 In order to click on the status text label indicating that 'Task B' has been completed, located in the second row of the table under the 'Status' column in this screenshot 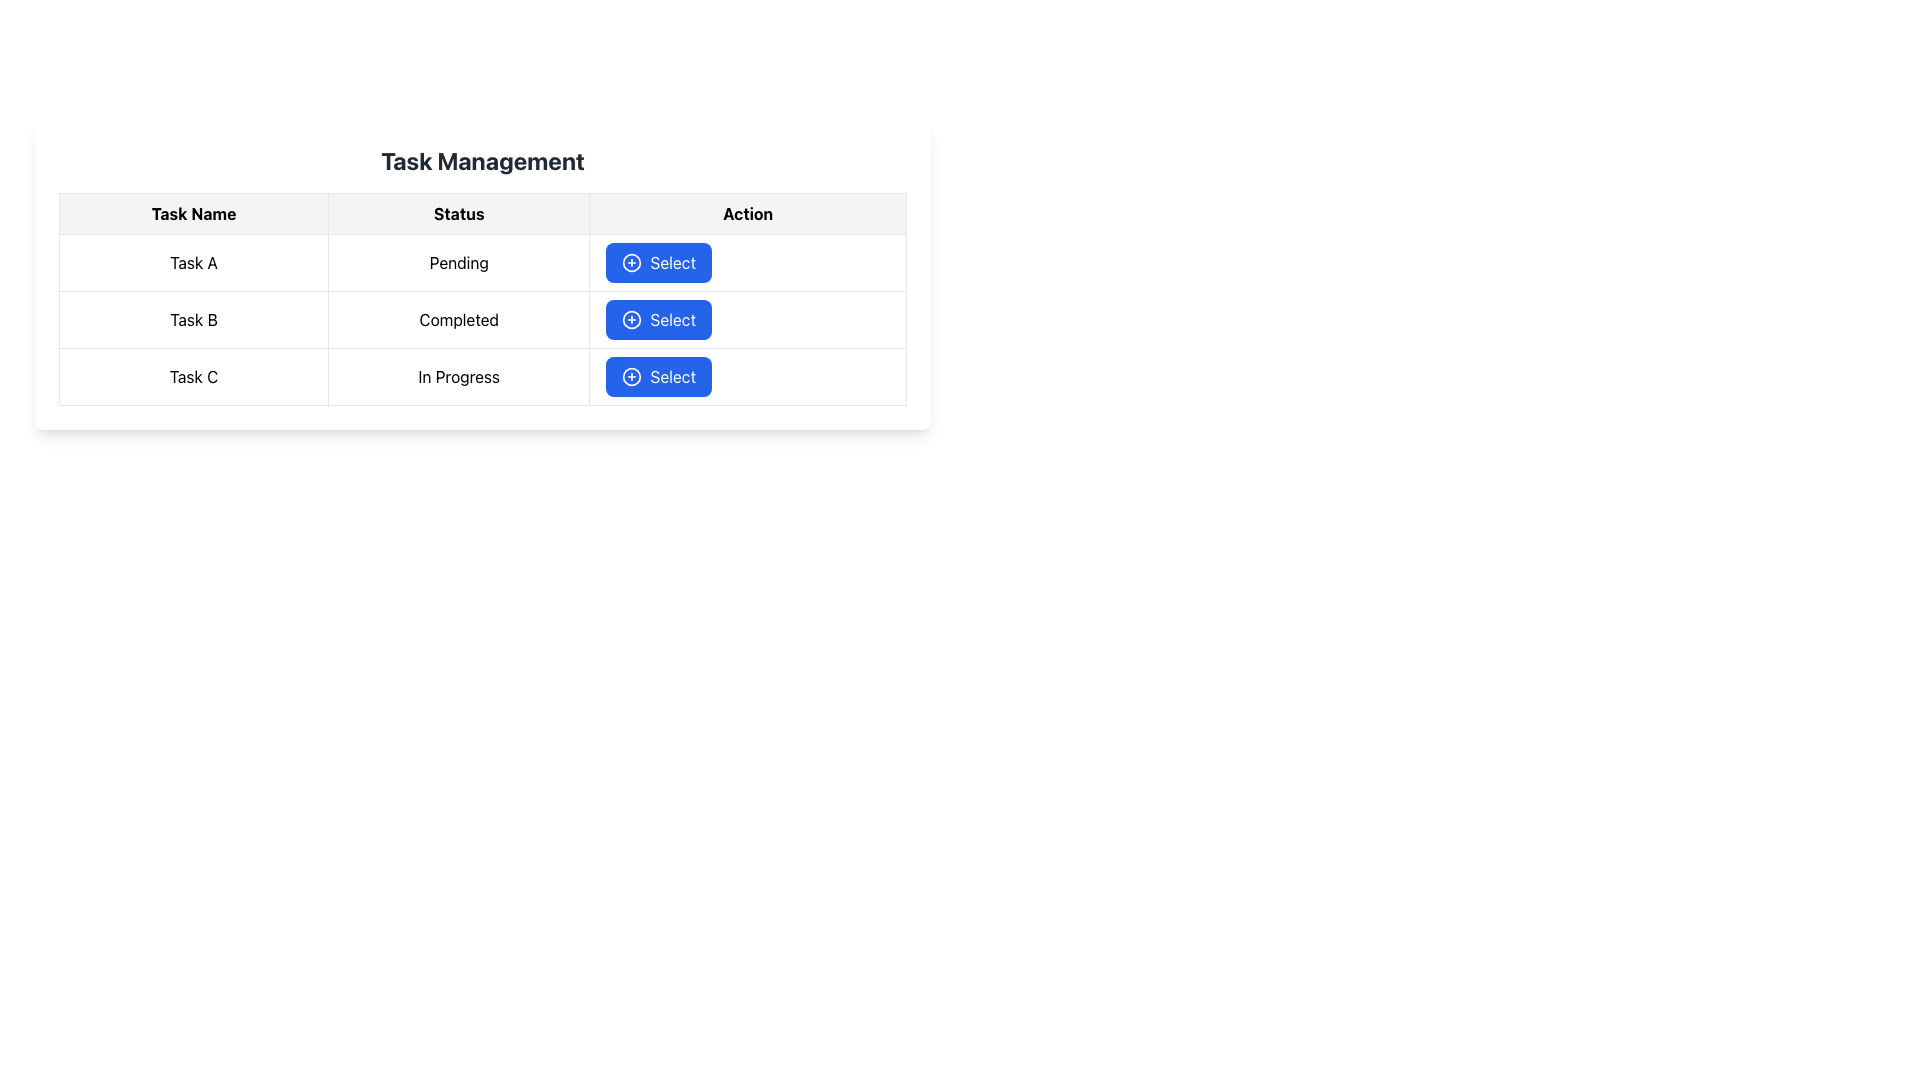, I will do `click(458, 319)`.